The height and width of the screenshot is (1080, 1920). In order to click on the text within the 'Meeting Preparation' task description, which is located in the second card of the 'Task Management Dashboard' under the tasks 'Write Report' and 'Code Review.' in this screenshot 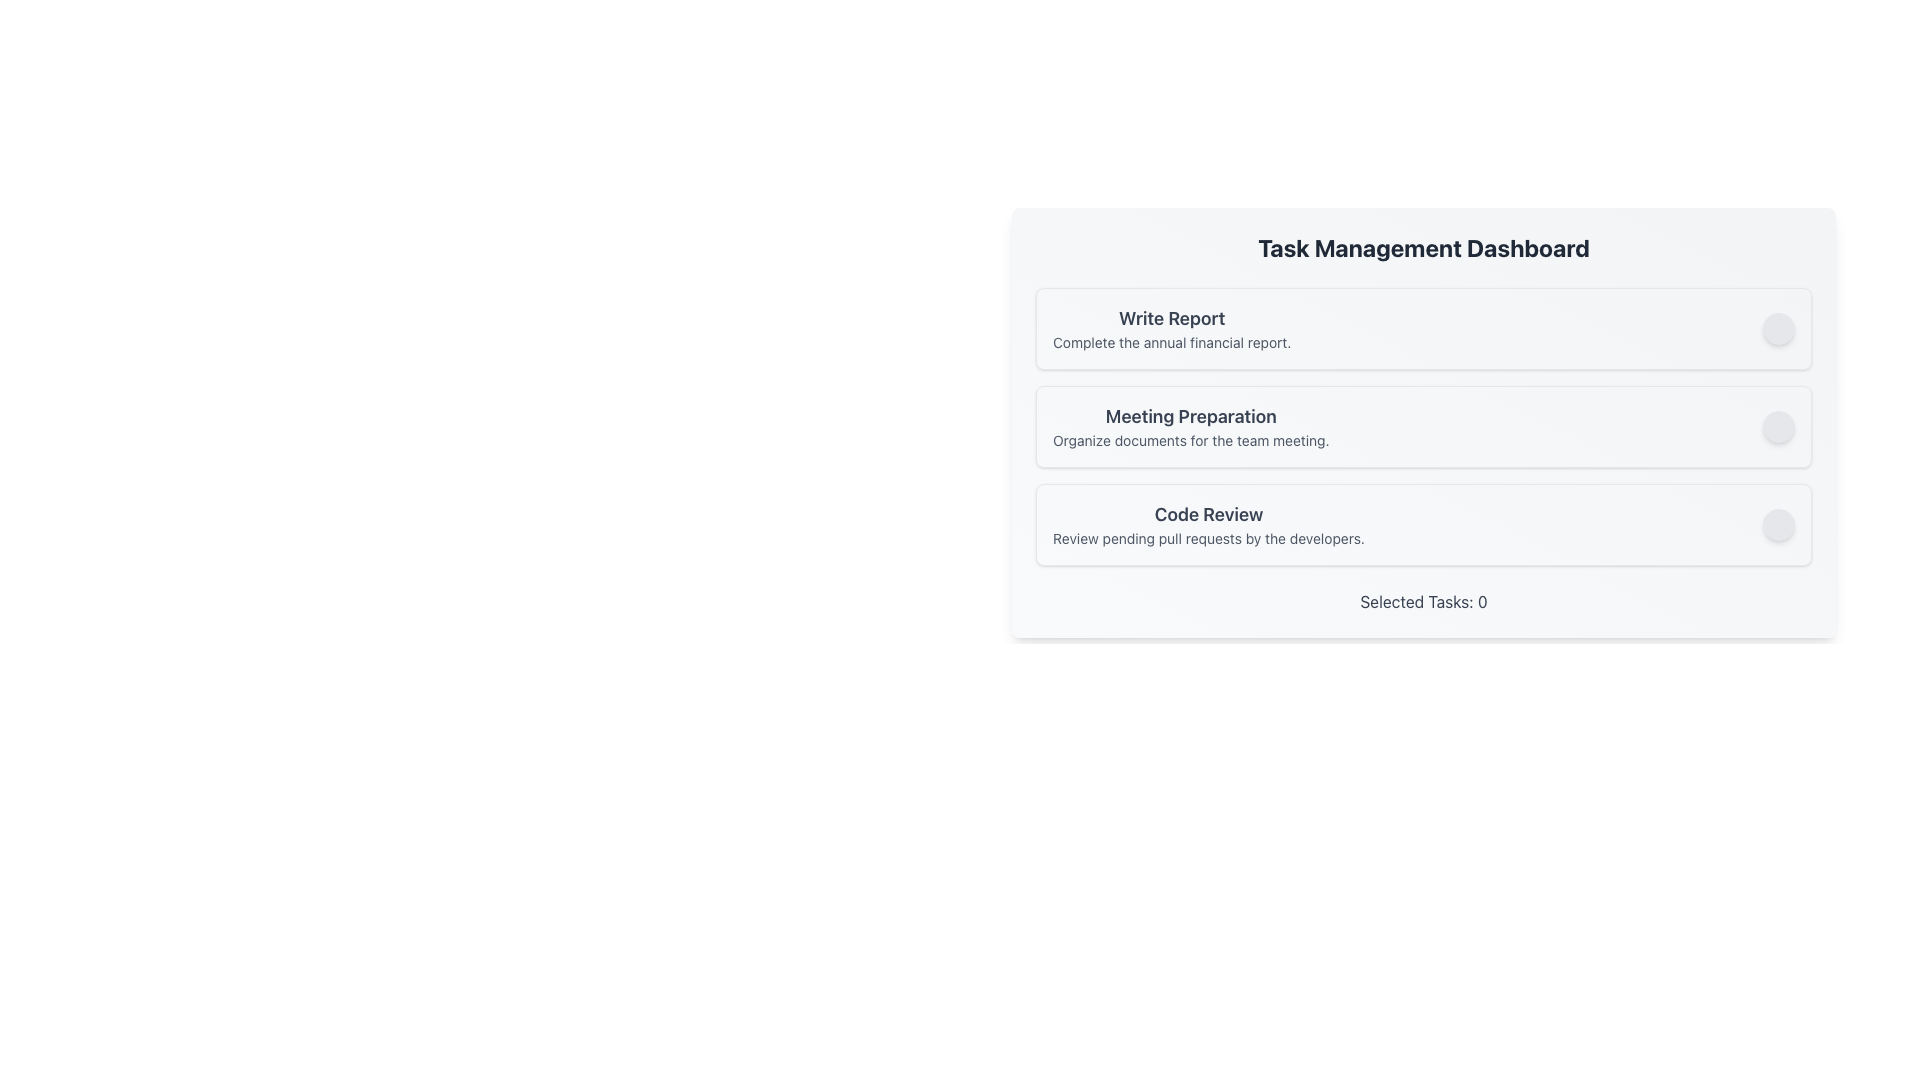, I will do `click(1191, 426)`.